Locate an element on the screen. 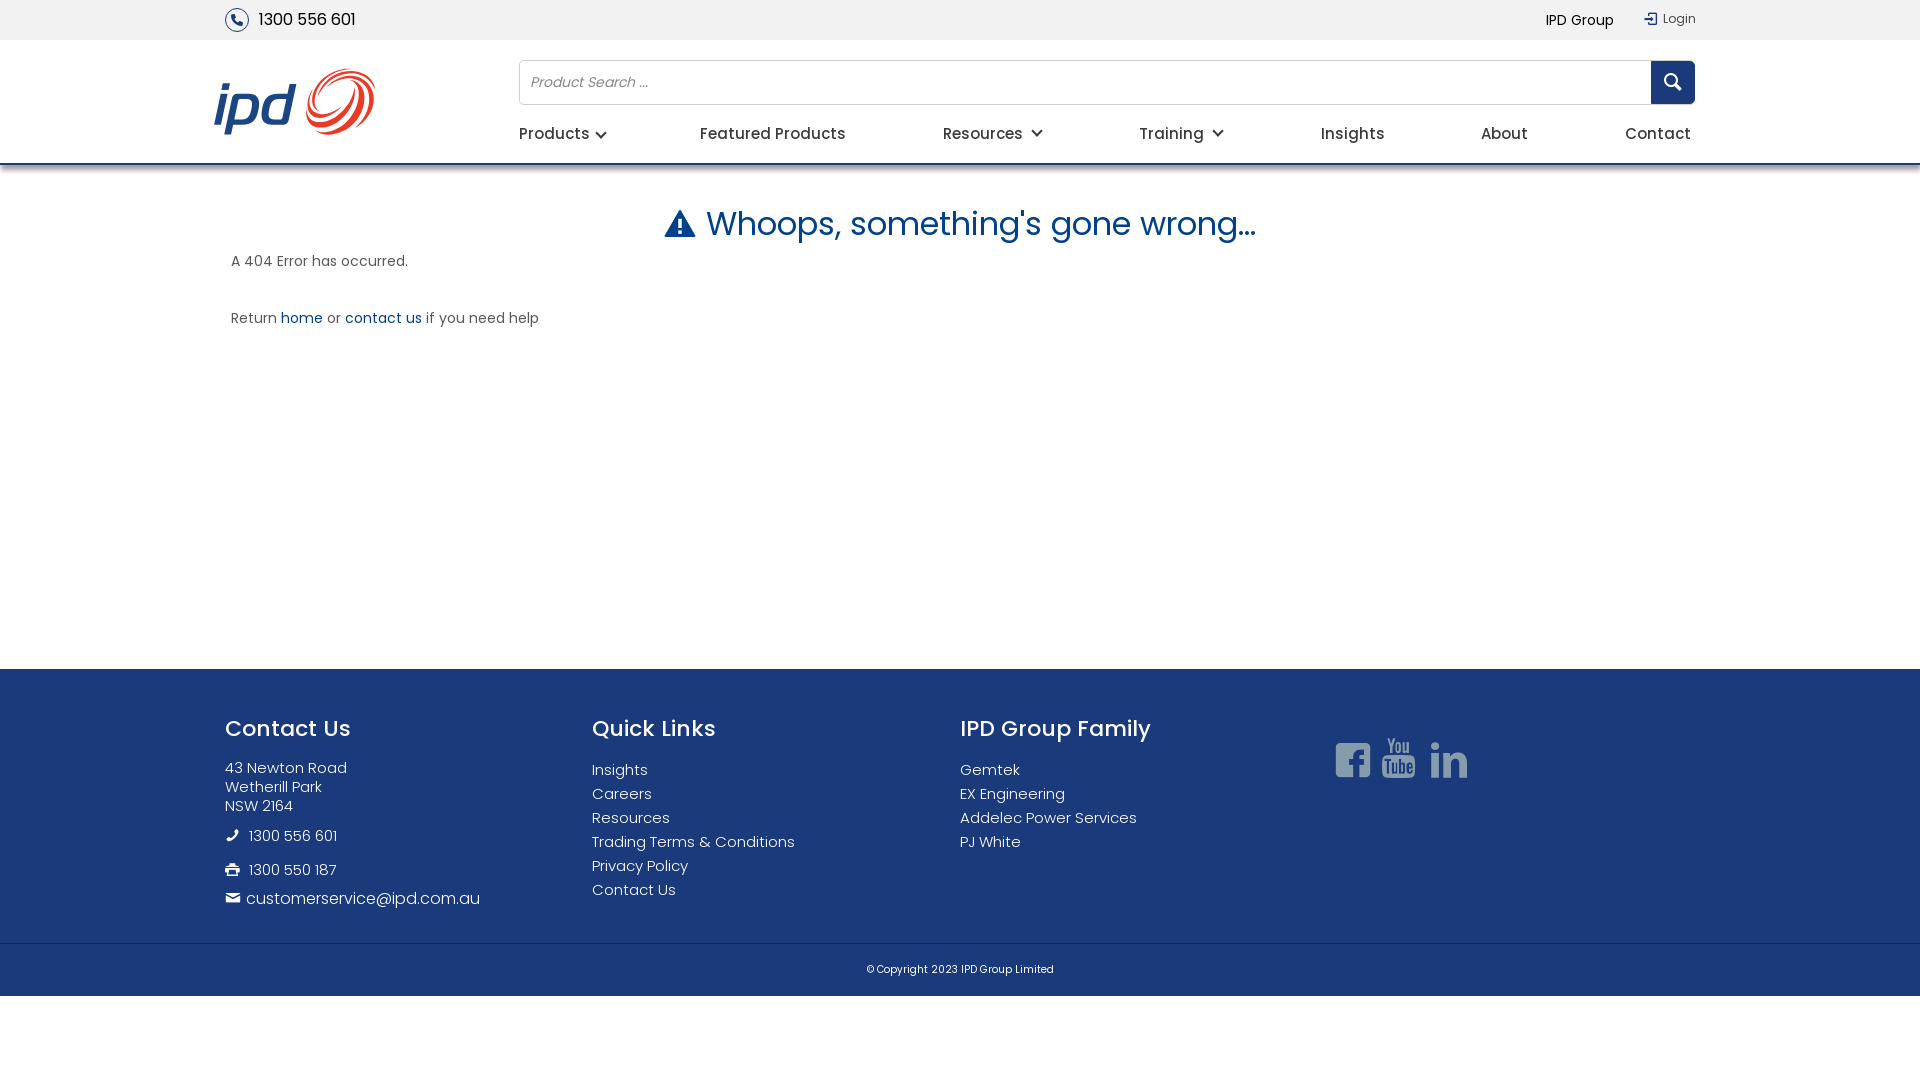 Image resolution: width=1920 pixels, height=1080 pixels. 'customerservice@ipd.com.au' is located at coordinates (224, 897).